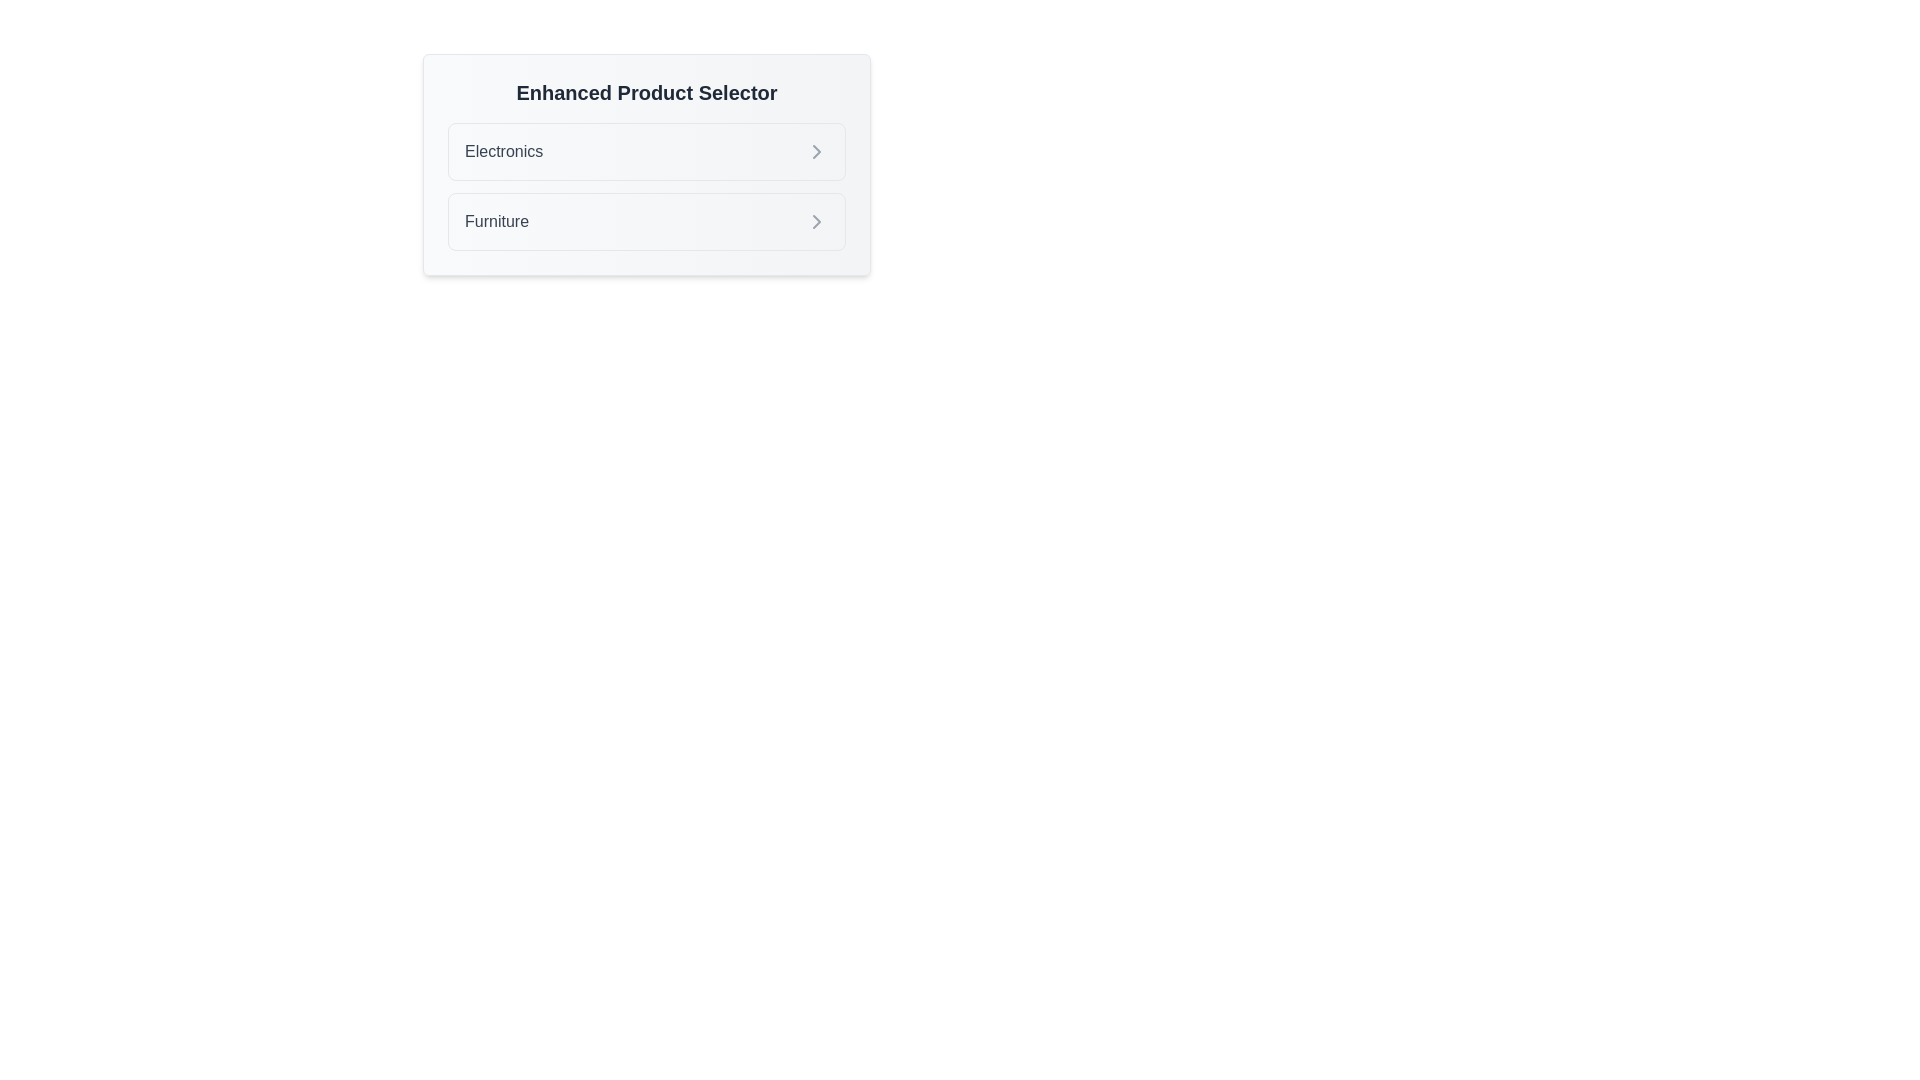  Describe the element at coordinates (816, 222) in the screenshot. I see `the chevron navigation arrow located in the second row labeled 'Furniture'` at that location.